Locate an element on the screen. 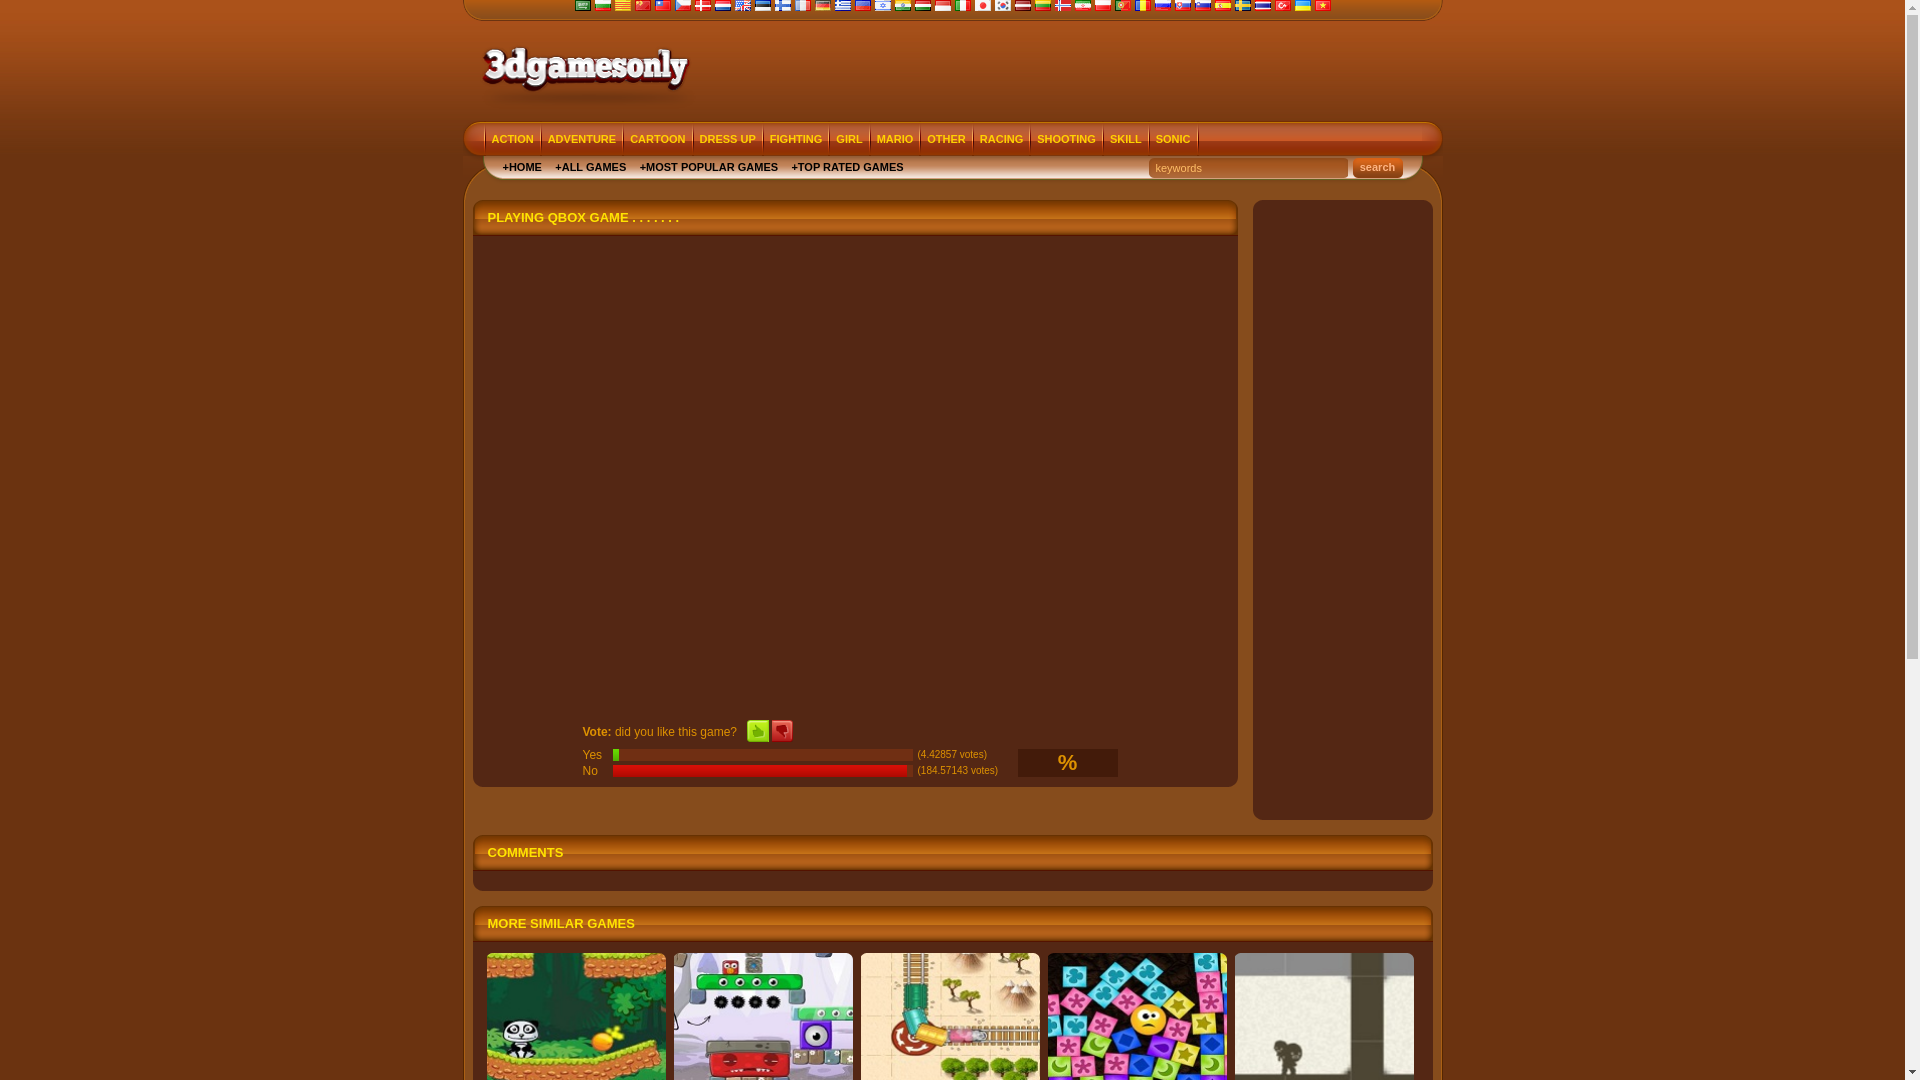 The height and width of the screenshot is (1080, 1920). '+HOME' is located at coordinates (521, 165).